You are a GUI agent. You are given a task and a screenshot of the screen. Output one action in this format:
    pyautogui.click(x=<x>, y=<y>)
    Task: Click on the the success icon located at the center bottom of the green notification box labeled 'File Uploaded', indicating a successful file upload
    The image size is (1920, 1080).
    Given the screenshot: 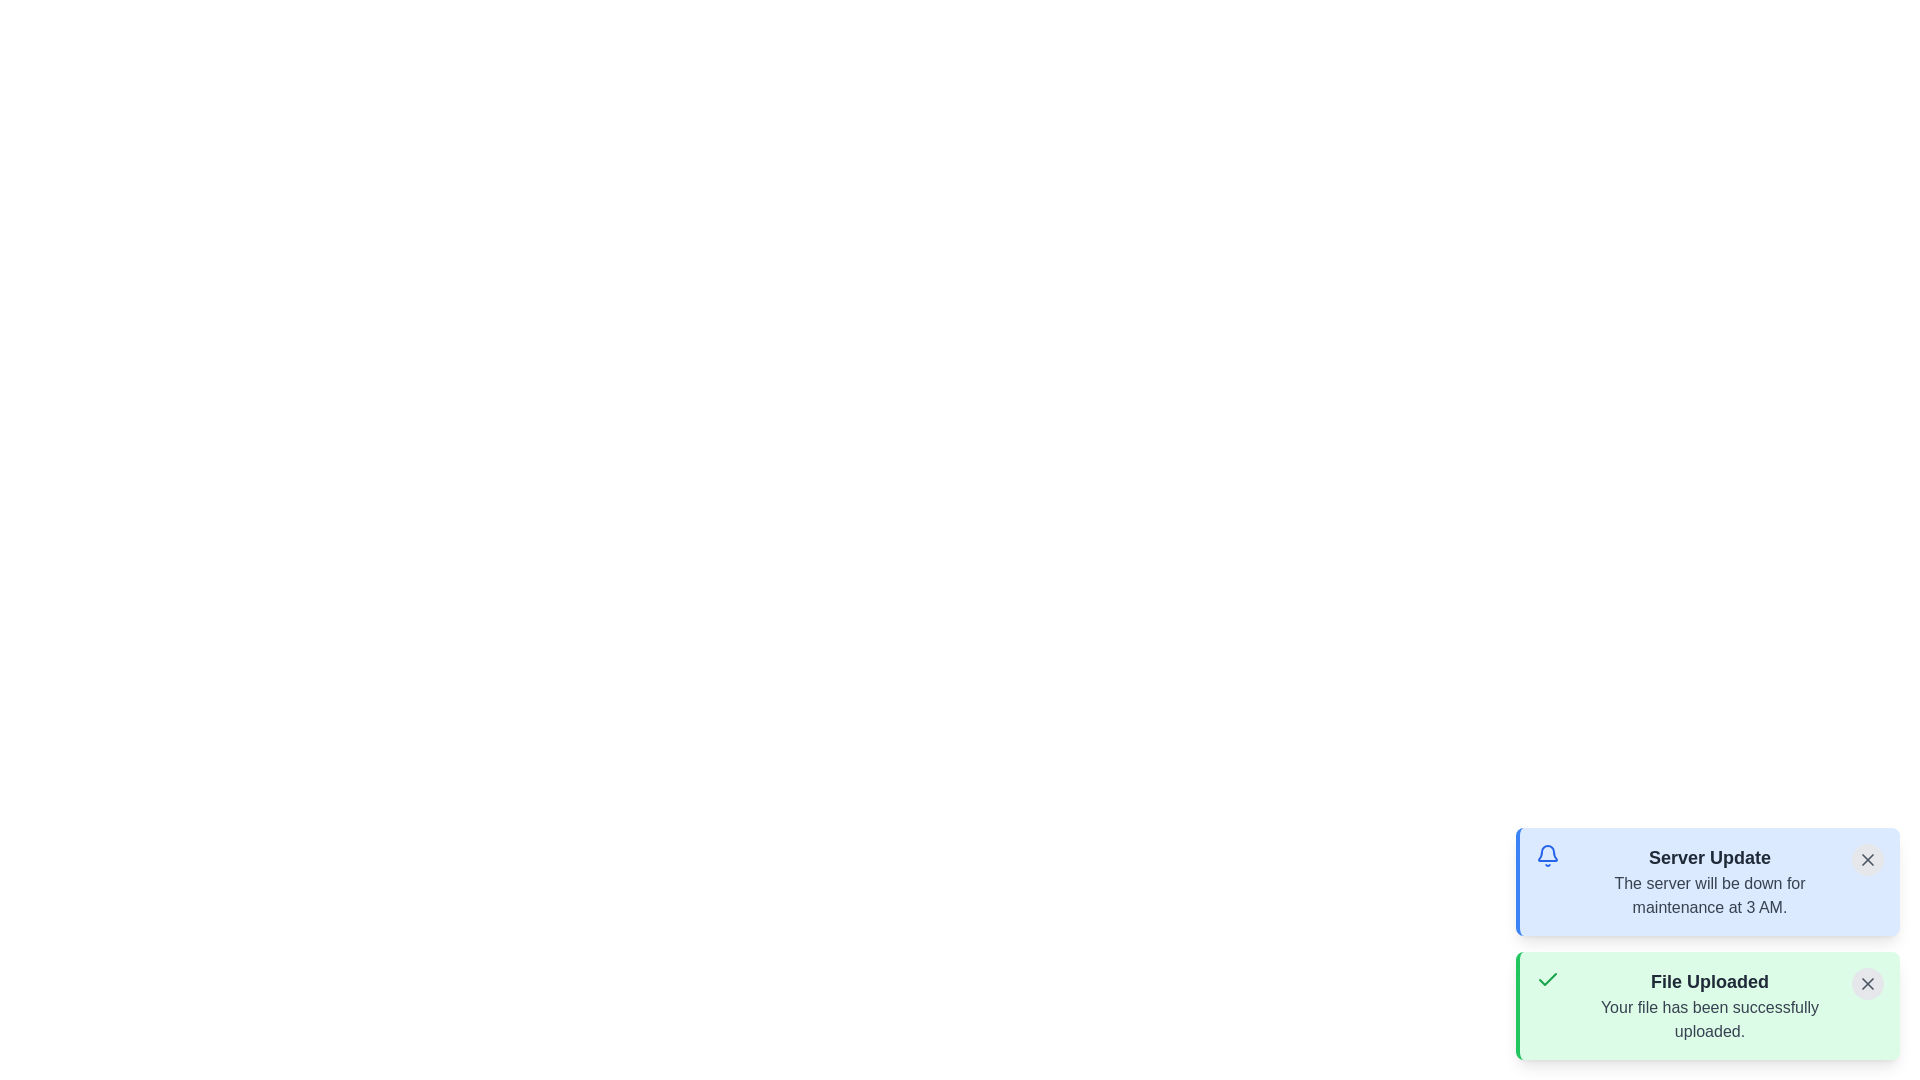 What is the action you would take?
    pyautogui.click(x=1547, y=978)
    